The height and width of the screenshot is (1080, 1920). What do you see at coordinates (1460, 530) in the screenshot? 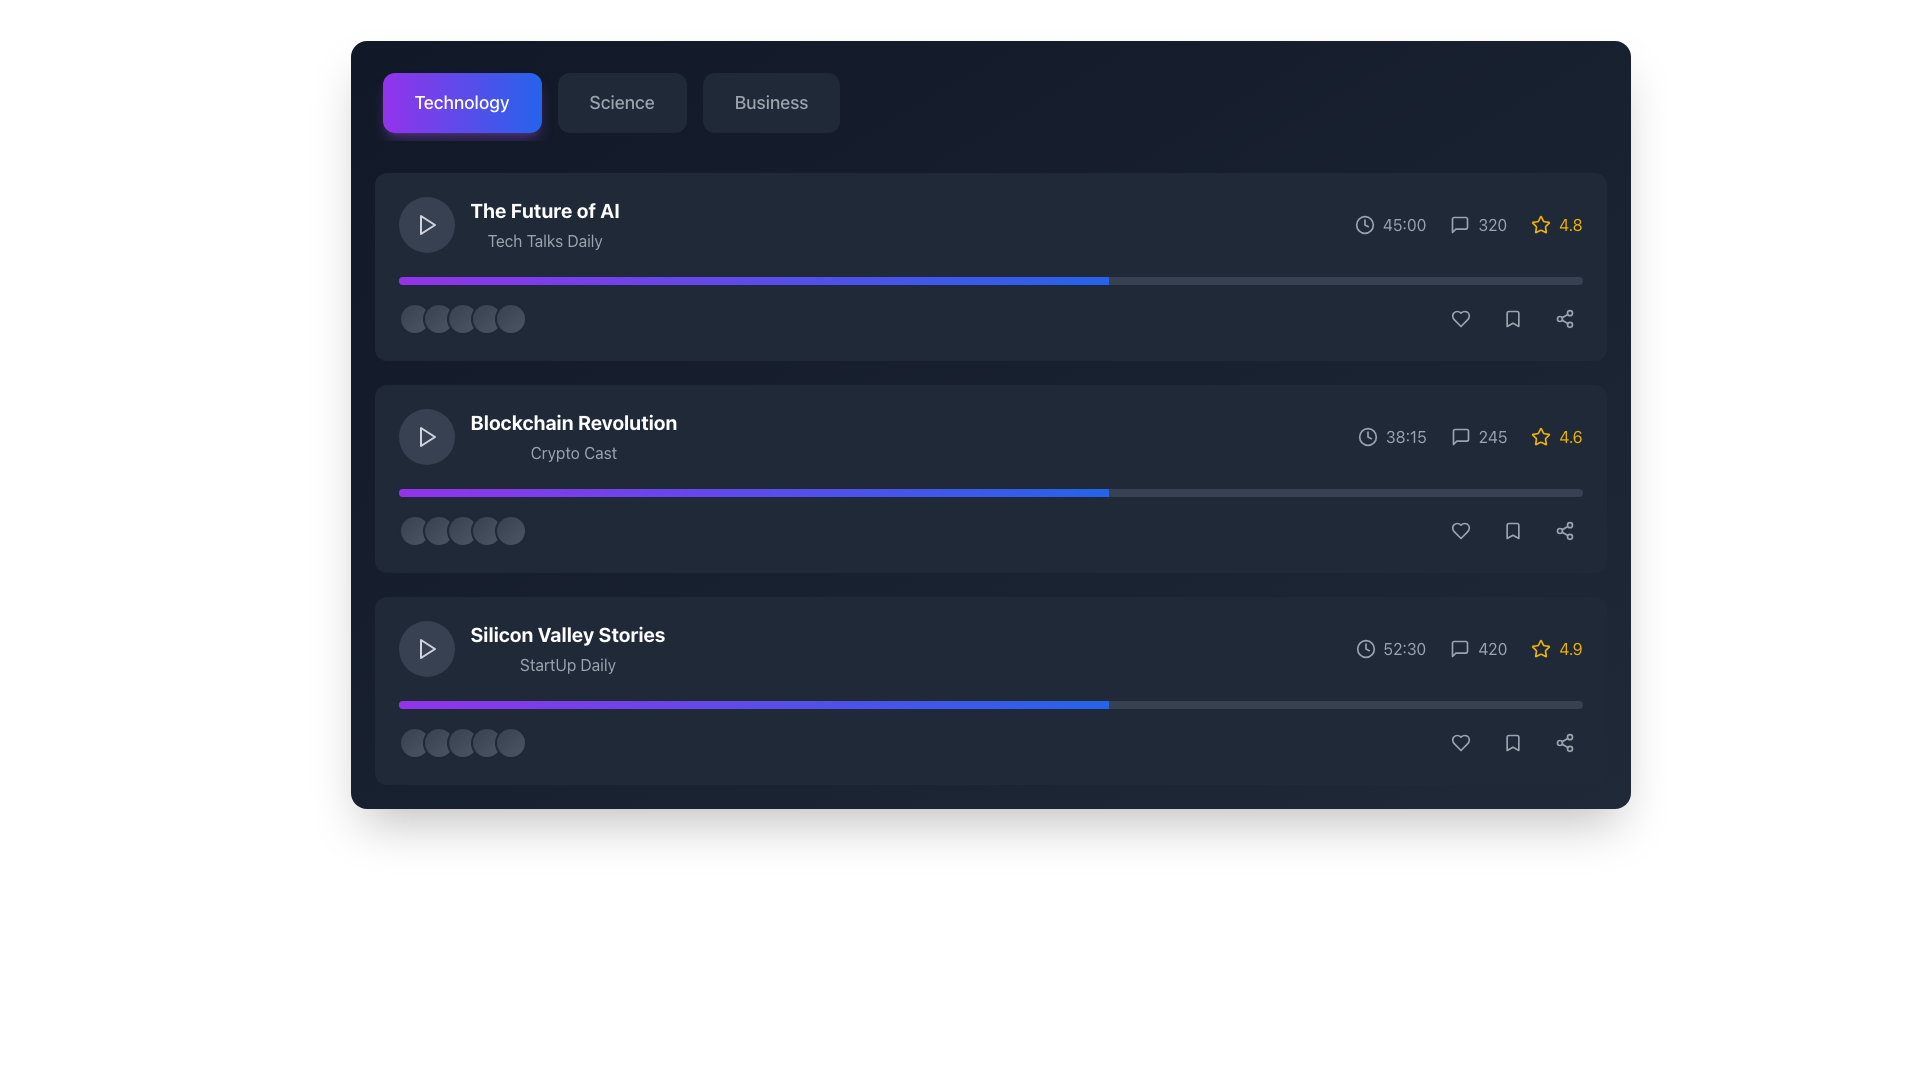
I see `the circular button with a gray heart-shaped icon to like or favorite the podcast 'Blockchain Revolution'. It is positioned on the same line as the podcast's duration and rating, and is the first in a sequence of three buttons` at bounding box center [1460, 530].